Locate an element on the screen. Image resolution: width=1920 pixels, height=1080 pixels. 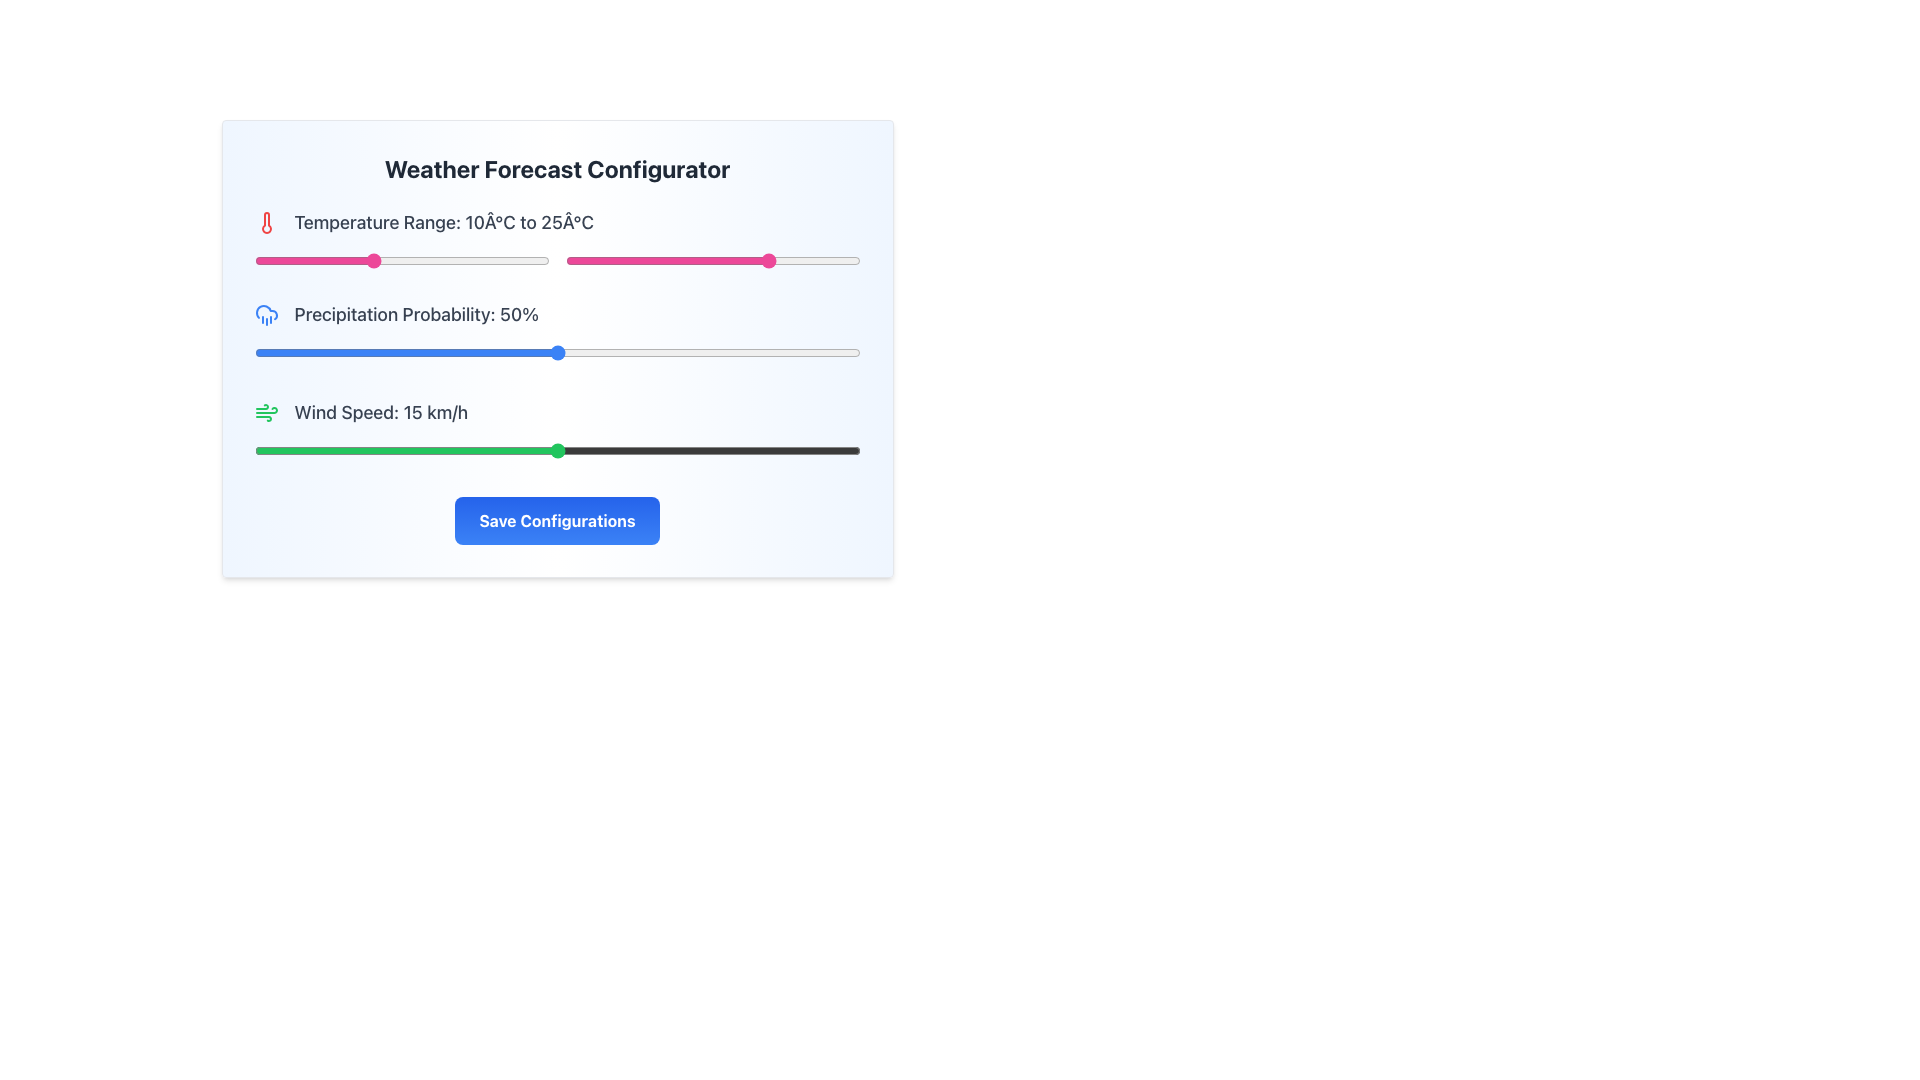
the temperature value is located at coordinates (635, 260).